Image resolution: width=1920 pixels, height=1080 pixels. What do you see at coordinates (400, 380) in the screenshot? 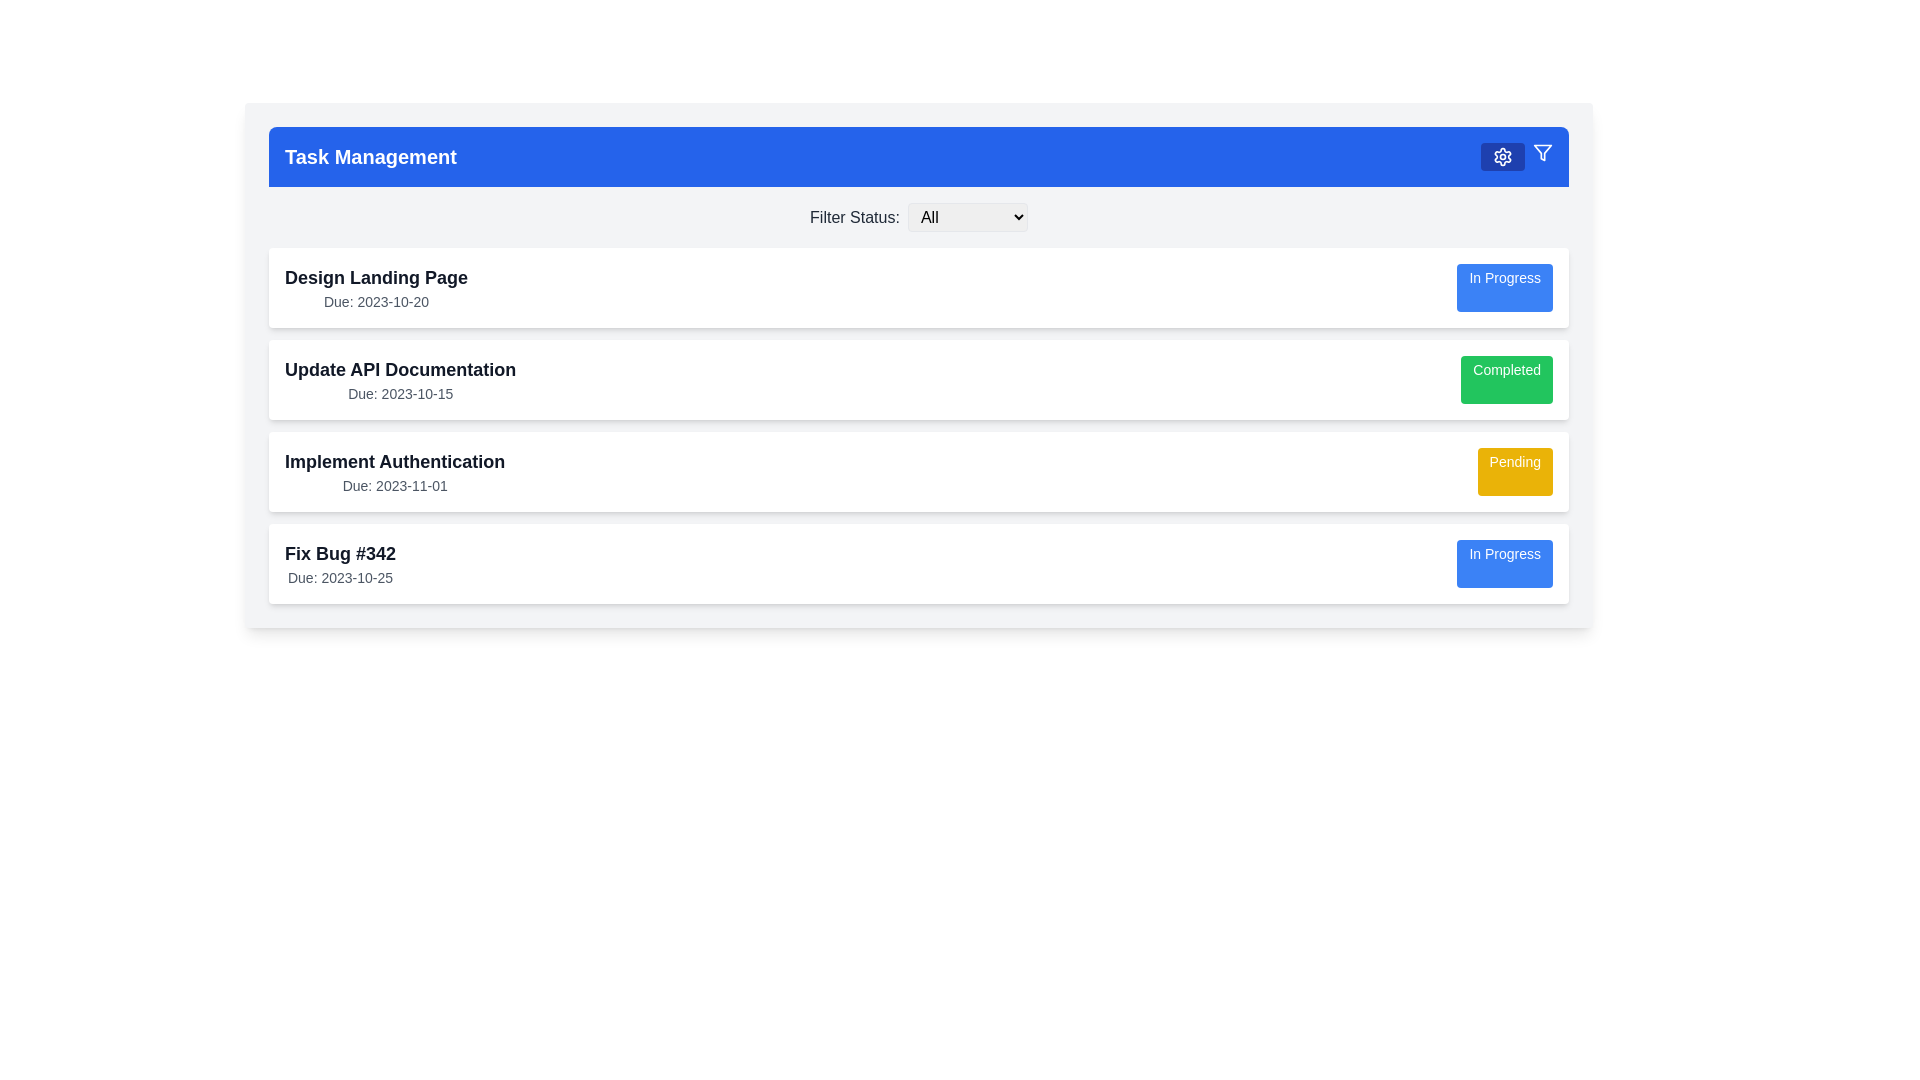
I see `the label displaying the task title 'Update API Documentation' to select the text` at bounding box center [400, 380].